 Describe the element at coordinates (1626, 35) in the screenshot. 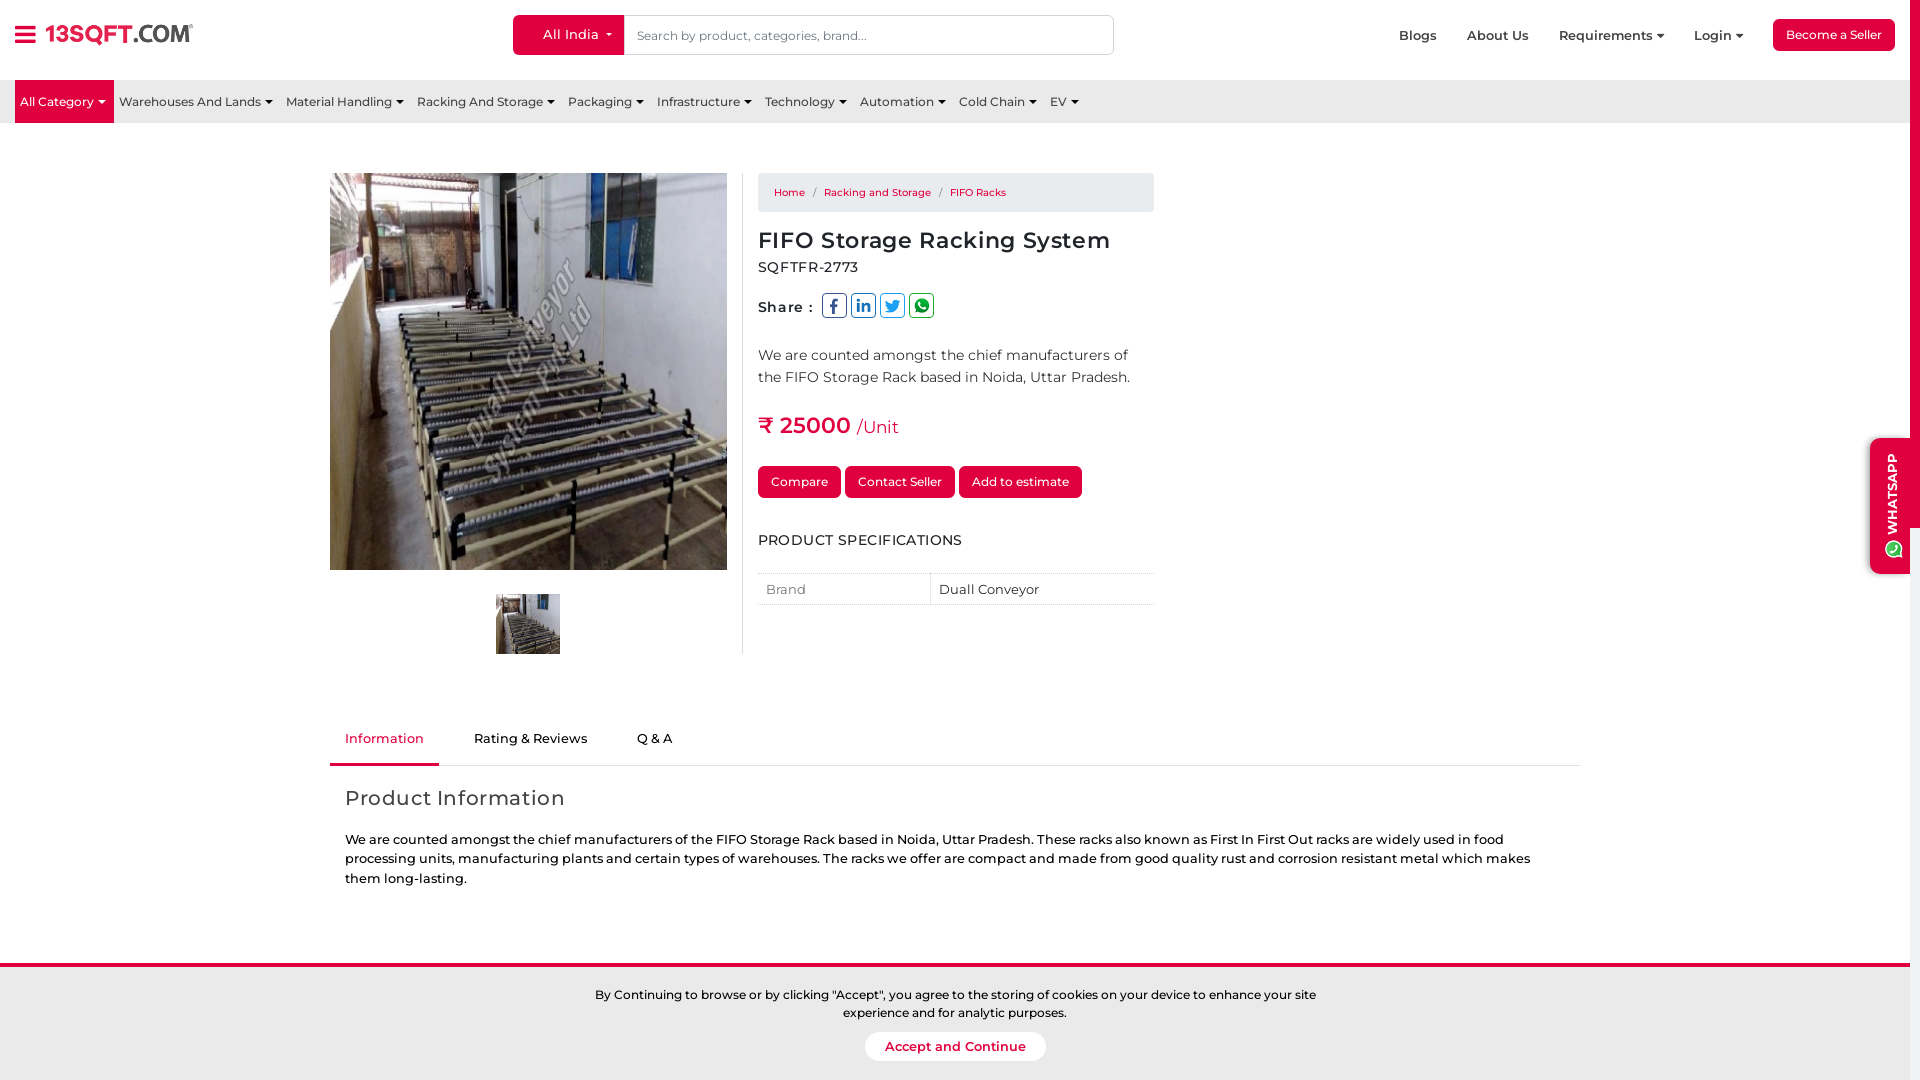

I see `'Requirements'` at that location.